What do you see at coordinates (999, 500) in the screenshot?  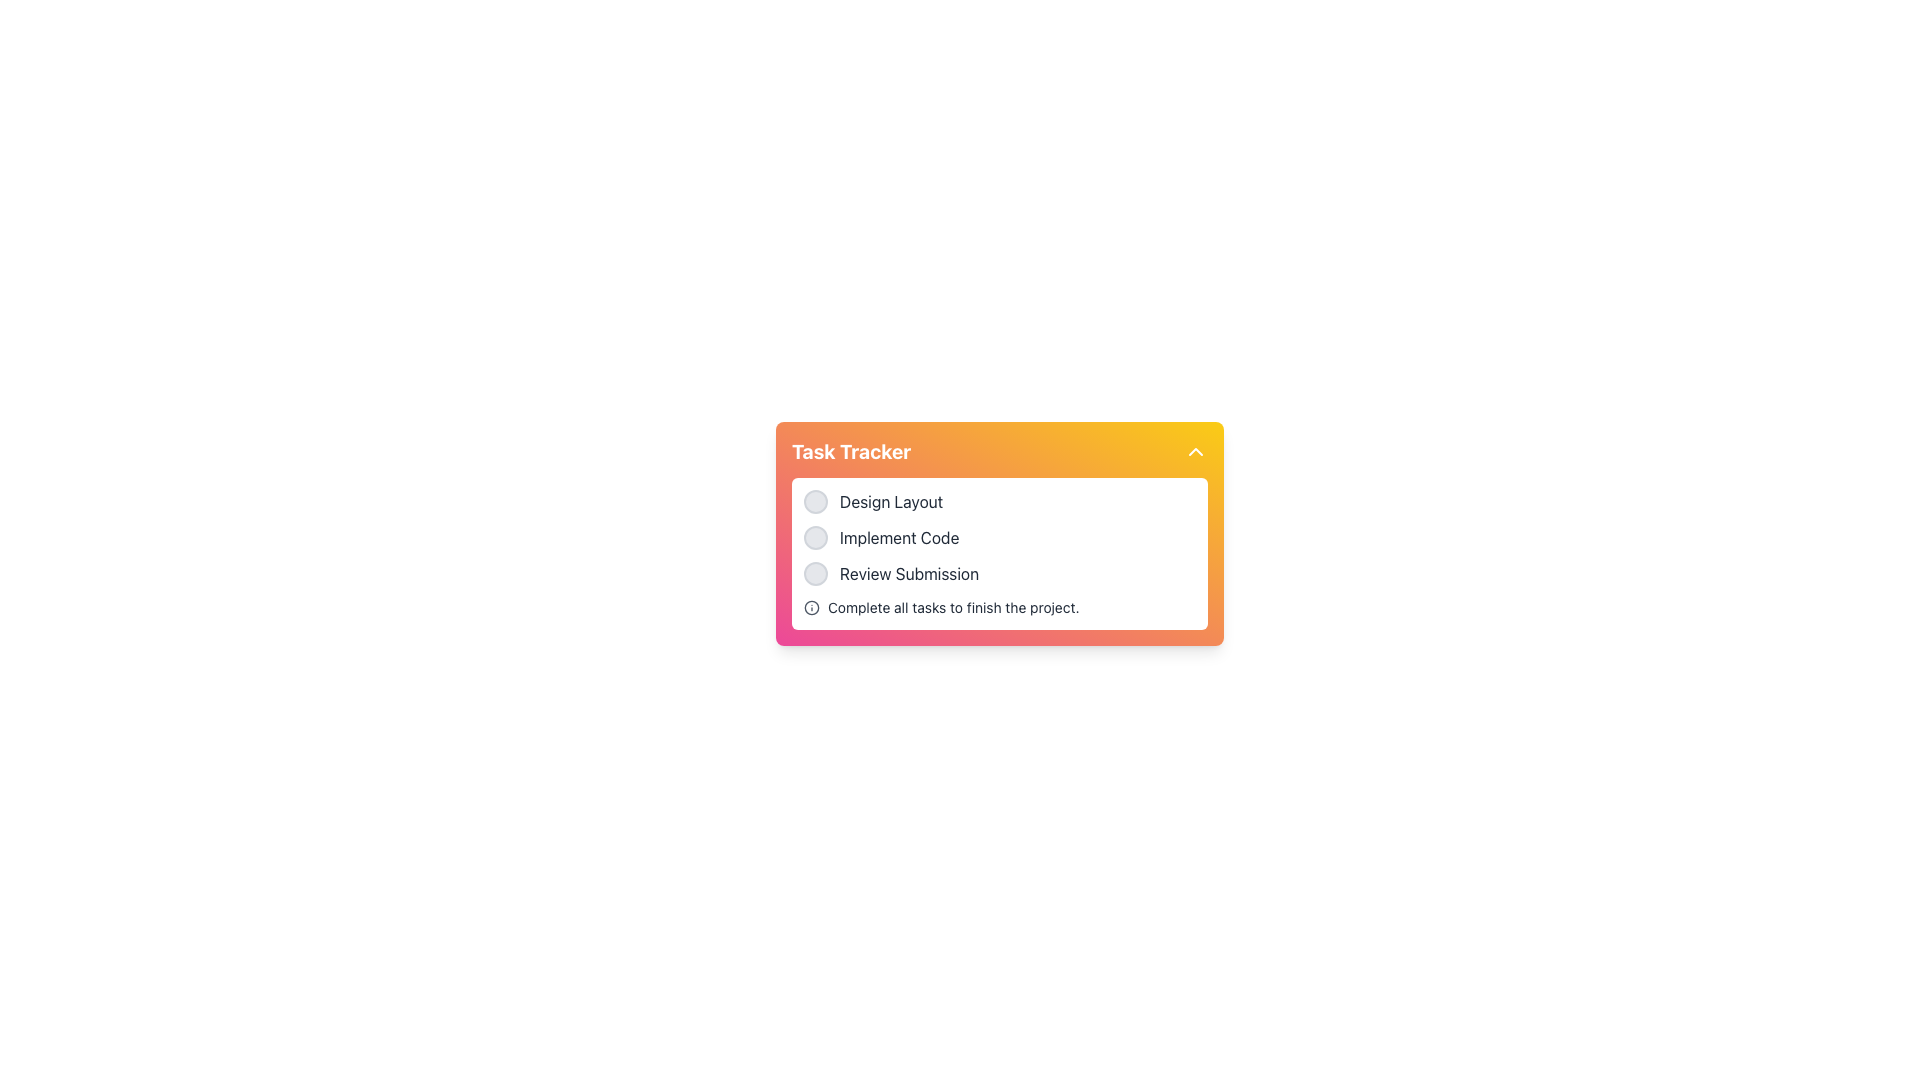 I see `the radio button for the 'Design Layout' task item in the task tracking widget to mark it as selected` at bounding box center [999, 500].